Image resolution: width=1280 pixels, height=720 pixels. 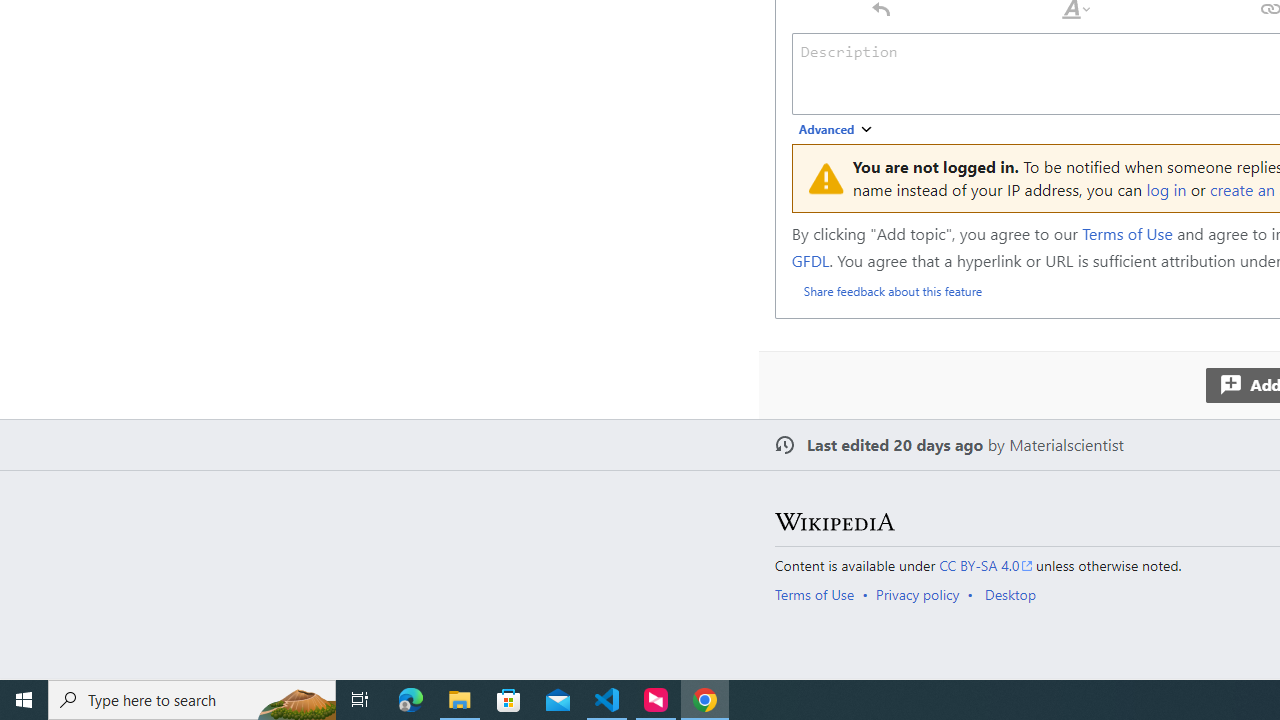 I want to click on 'AutomationID: footer-places-privacy', so click(x=923, y=593).